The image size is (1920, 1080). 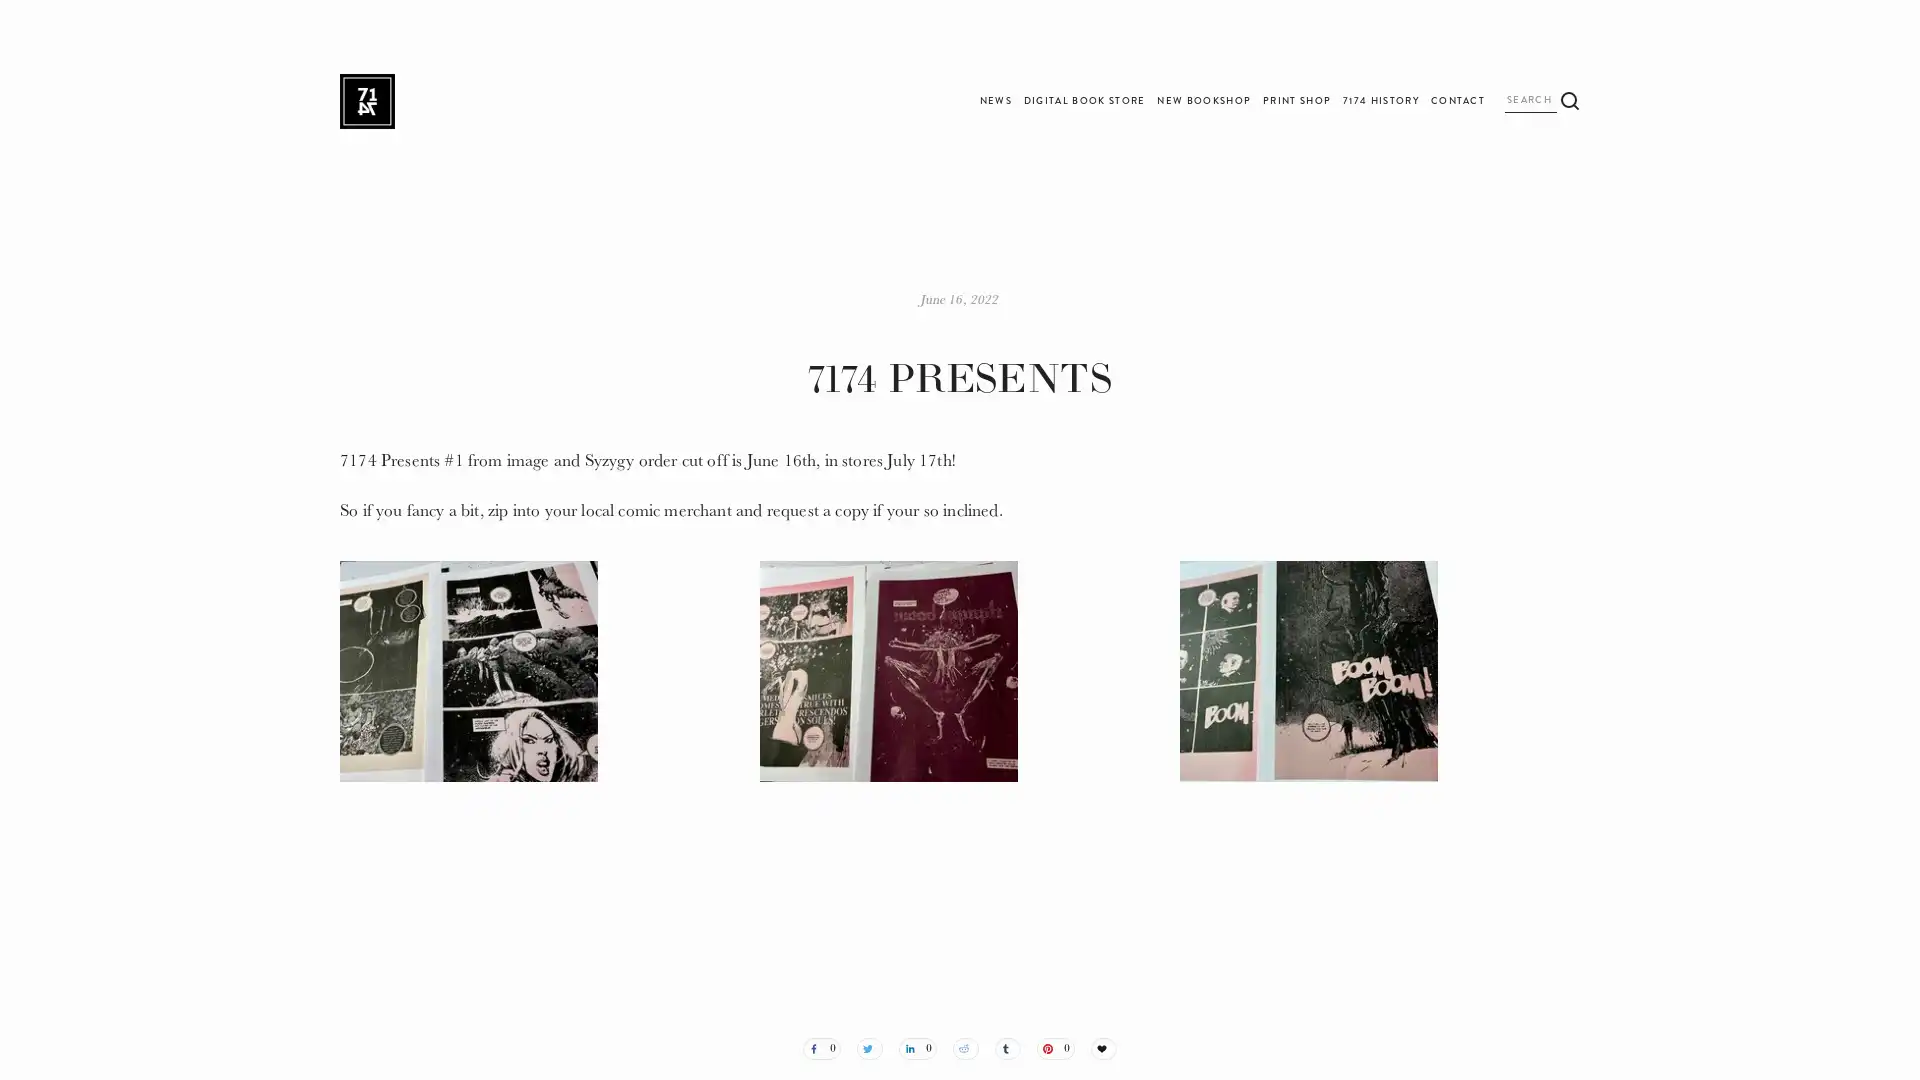 I want to click on View fullsize IMG_3080.JPG, so click(x=960, y=759).